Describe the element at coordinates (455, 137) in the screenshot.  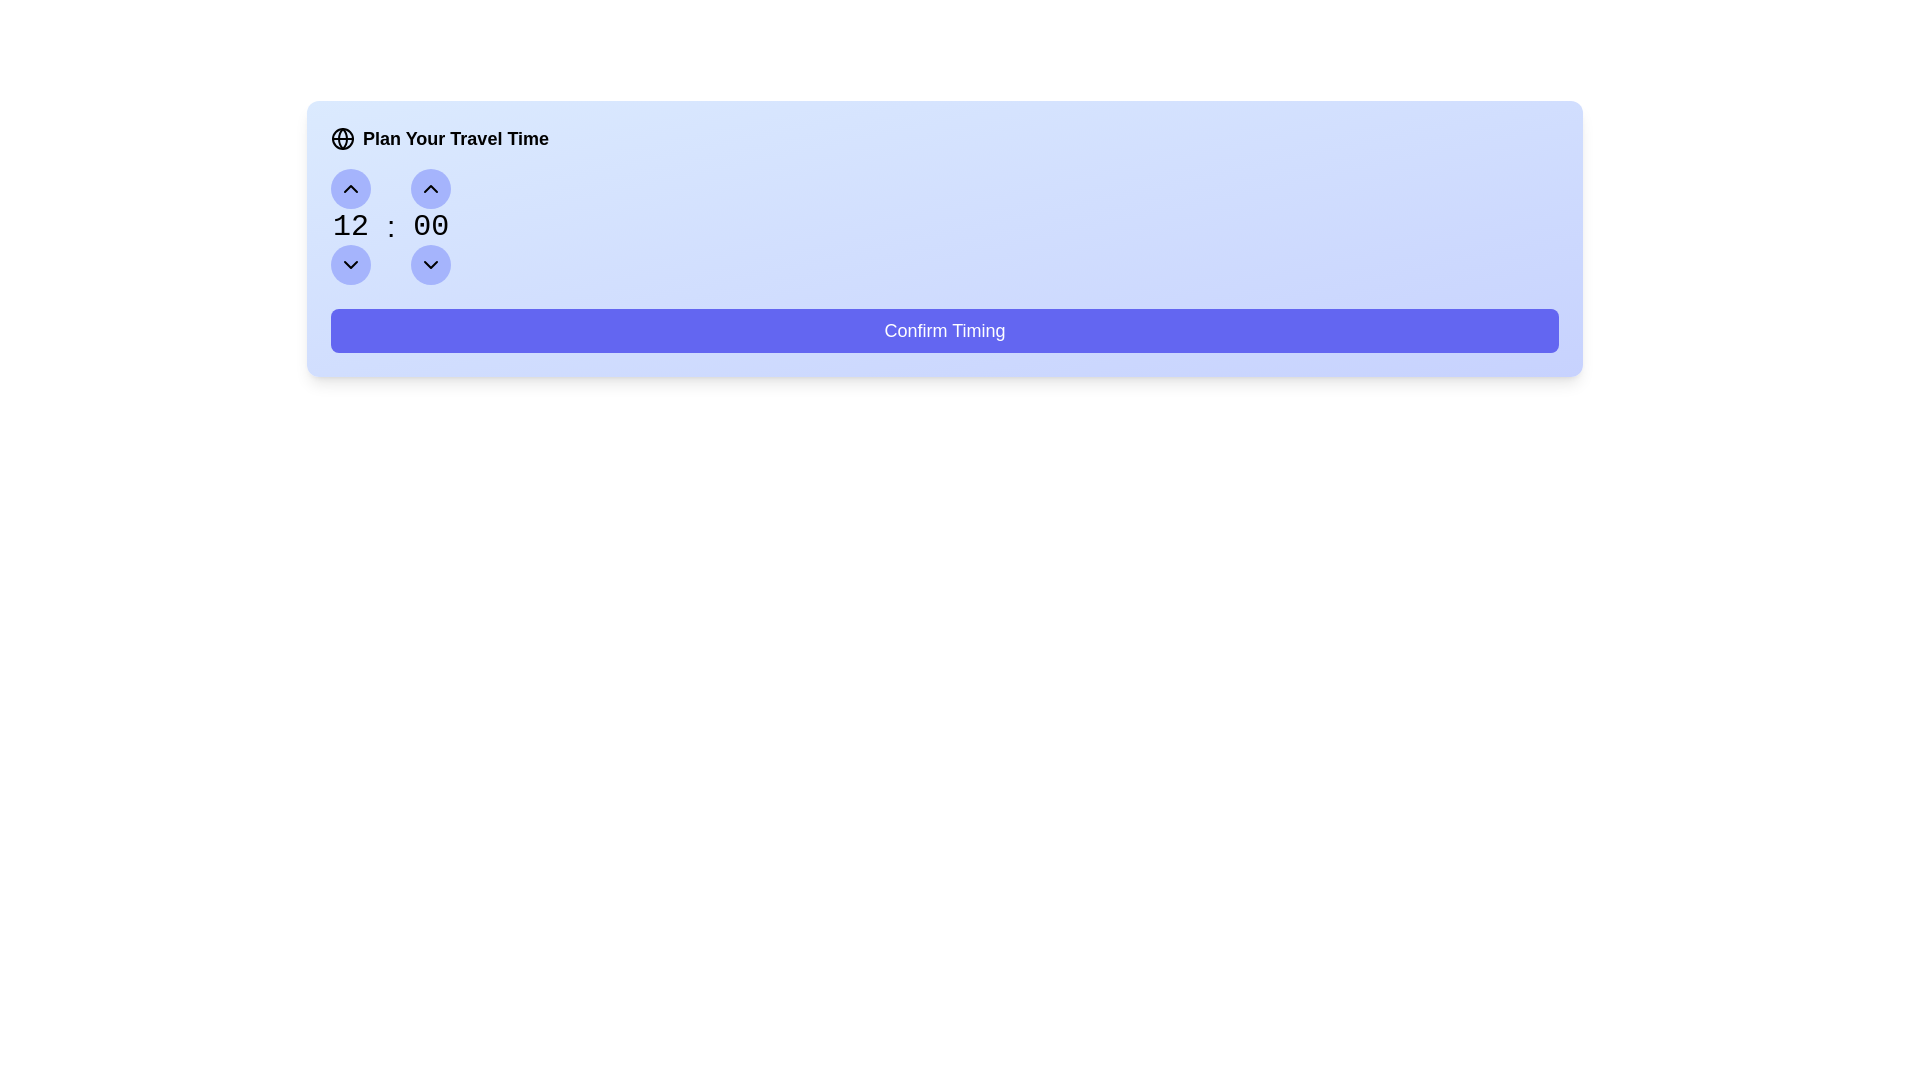
I see `the text label that serves as a title or heading for the interface section, located to the right of a globe icon in the upper-left area of the interface` at that location.